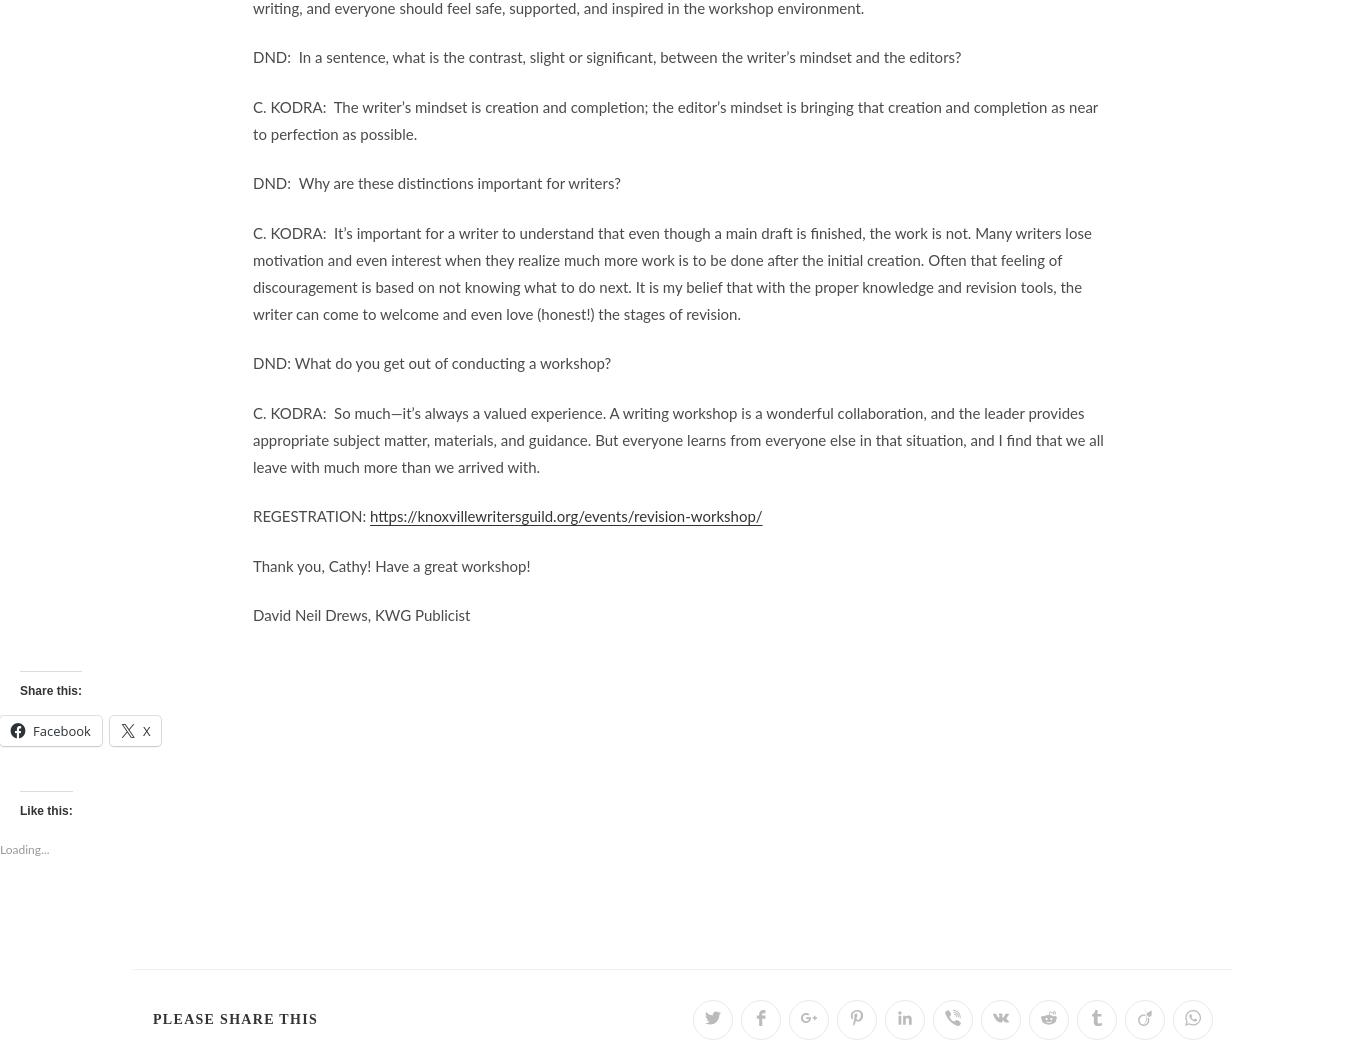 The height and width of the screenshot is (1049, 1366). What do you see at coordinates (235, 1018) in the screenshot?
I see `'Please Share This'` at bounding box center [235, 1018].